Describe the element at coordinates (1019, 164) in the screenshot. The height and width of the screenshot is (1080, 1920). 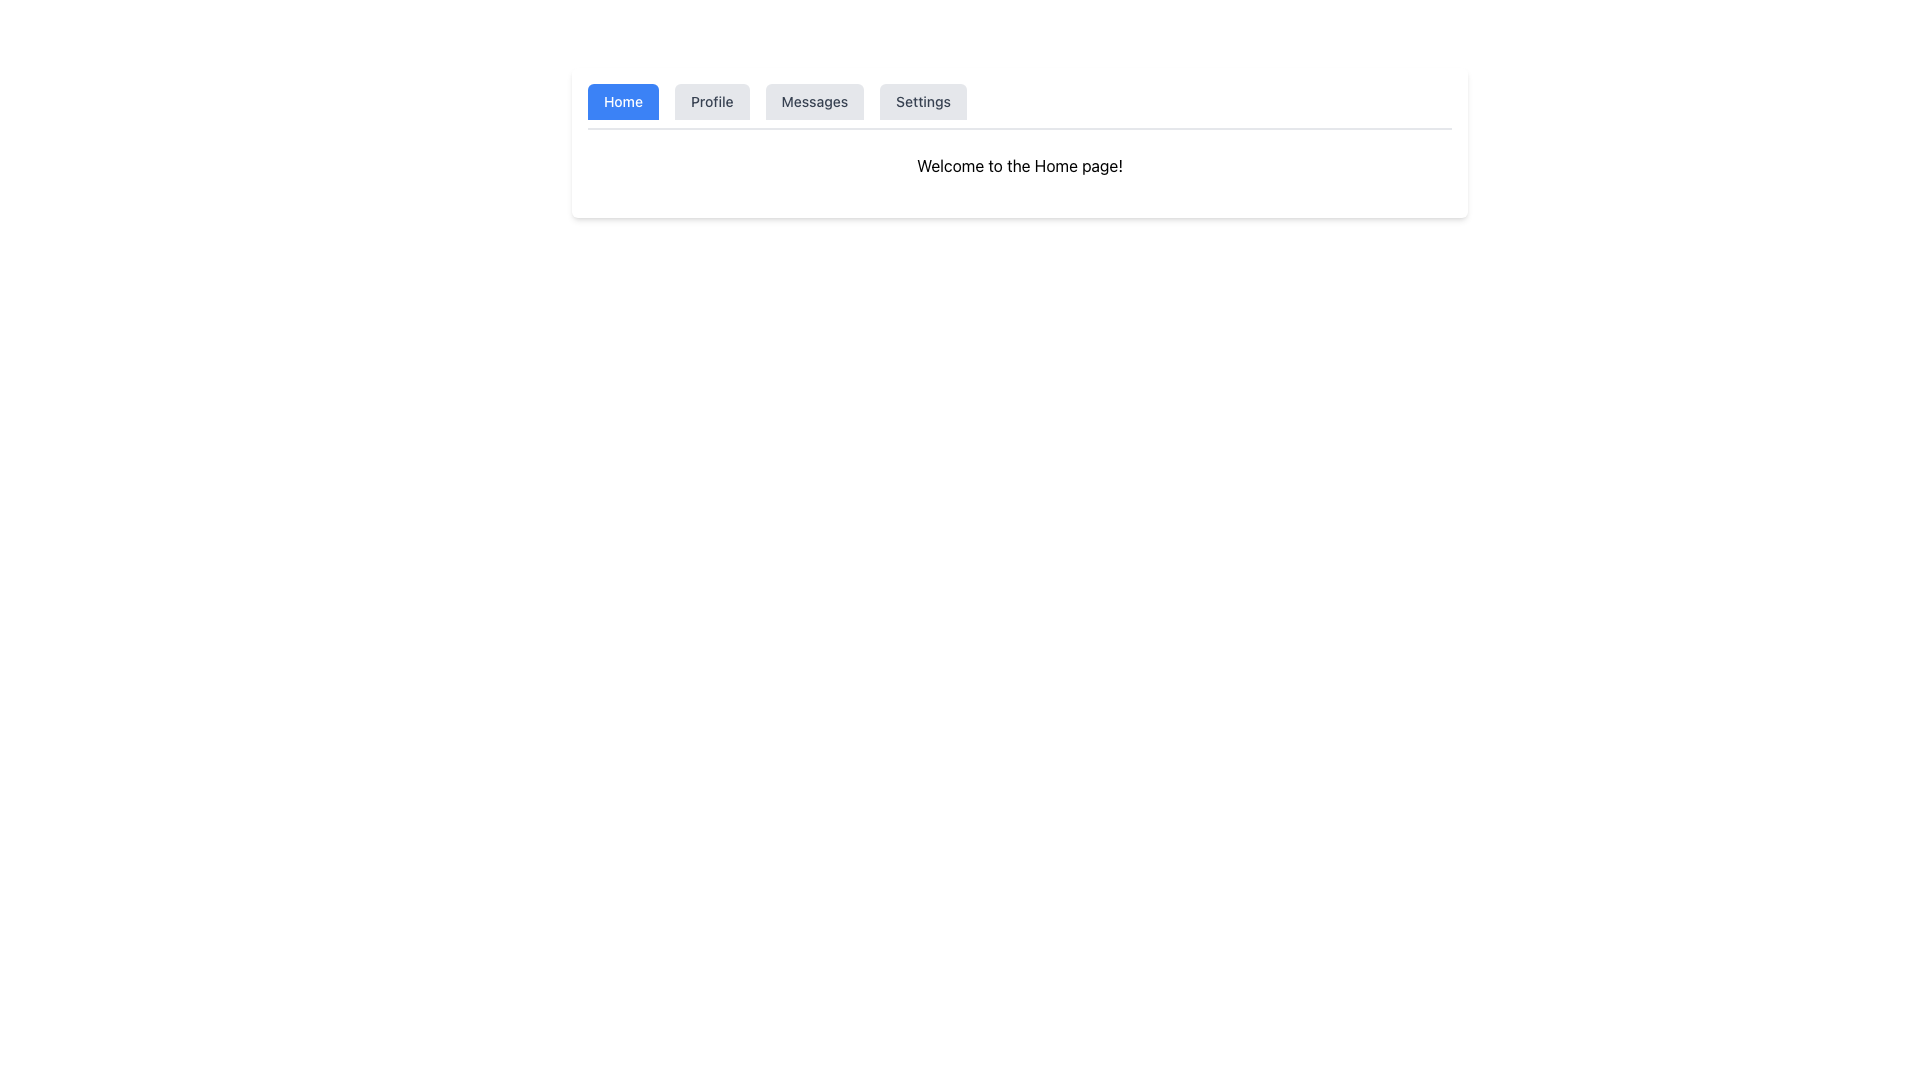
I see `the greeting text that informs users they are on the 'Home' page, located below the navigation bar` at that location.